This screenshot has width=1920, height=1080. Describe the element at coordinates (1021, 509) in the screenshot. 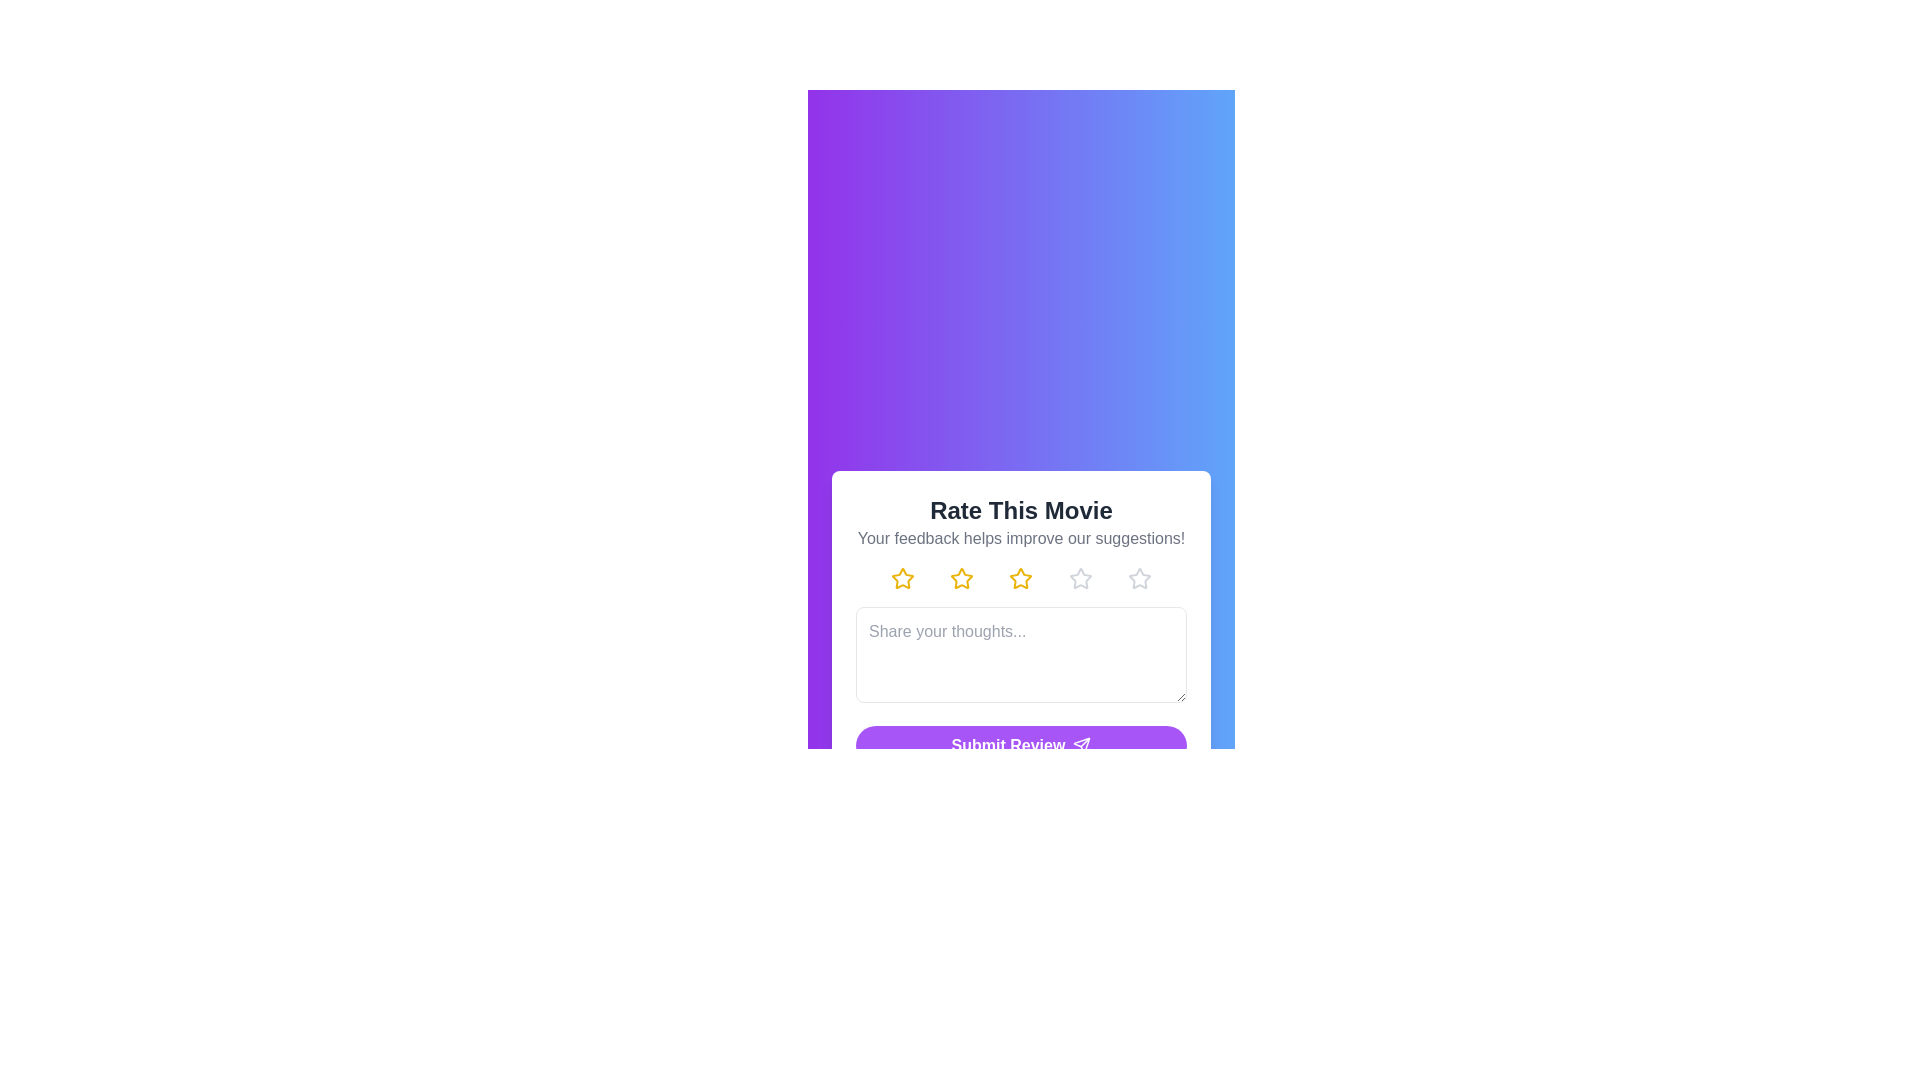

I see `the 'Rate This Movie' text label, which is styled in bold and larger-than-normal size, located at the top of the rating section on a white card` at that location.